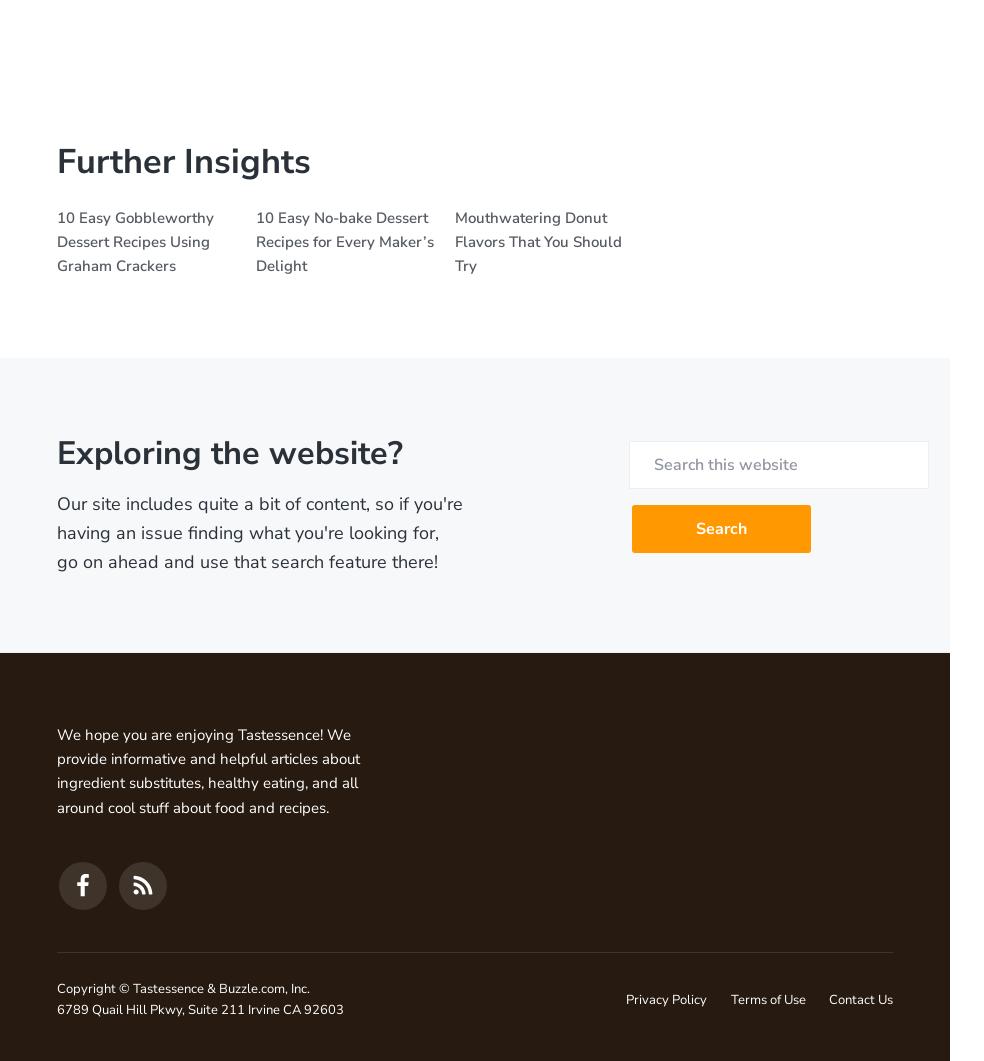 This screenshot has width=984, height=1061. Describe the element at coordinates (859, 998) in the screenshot. I see `'Contact Us'` at that location.